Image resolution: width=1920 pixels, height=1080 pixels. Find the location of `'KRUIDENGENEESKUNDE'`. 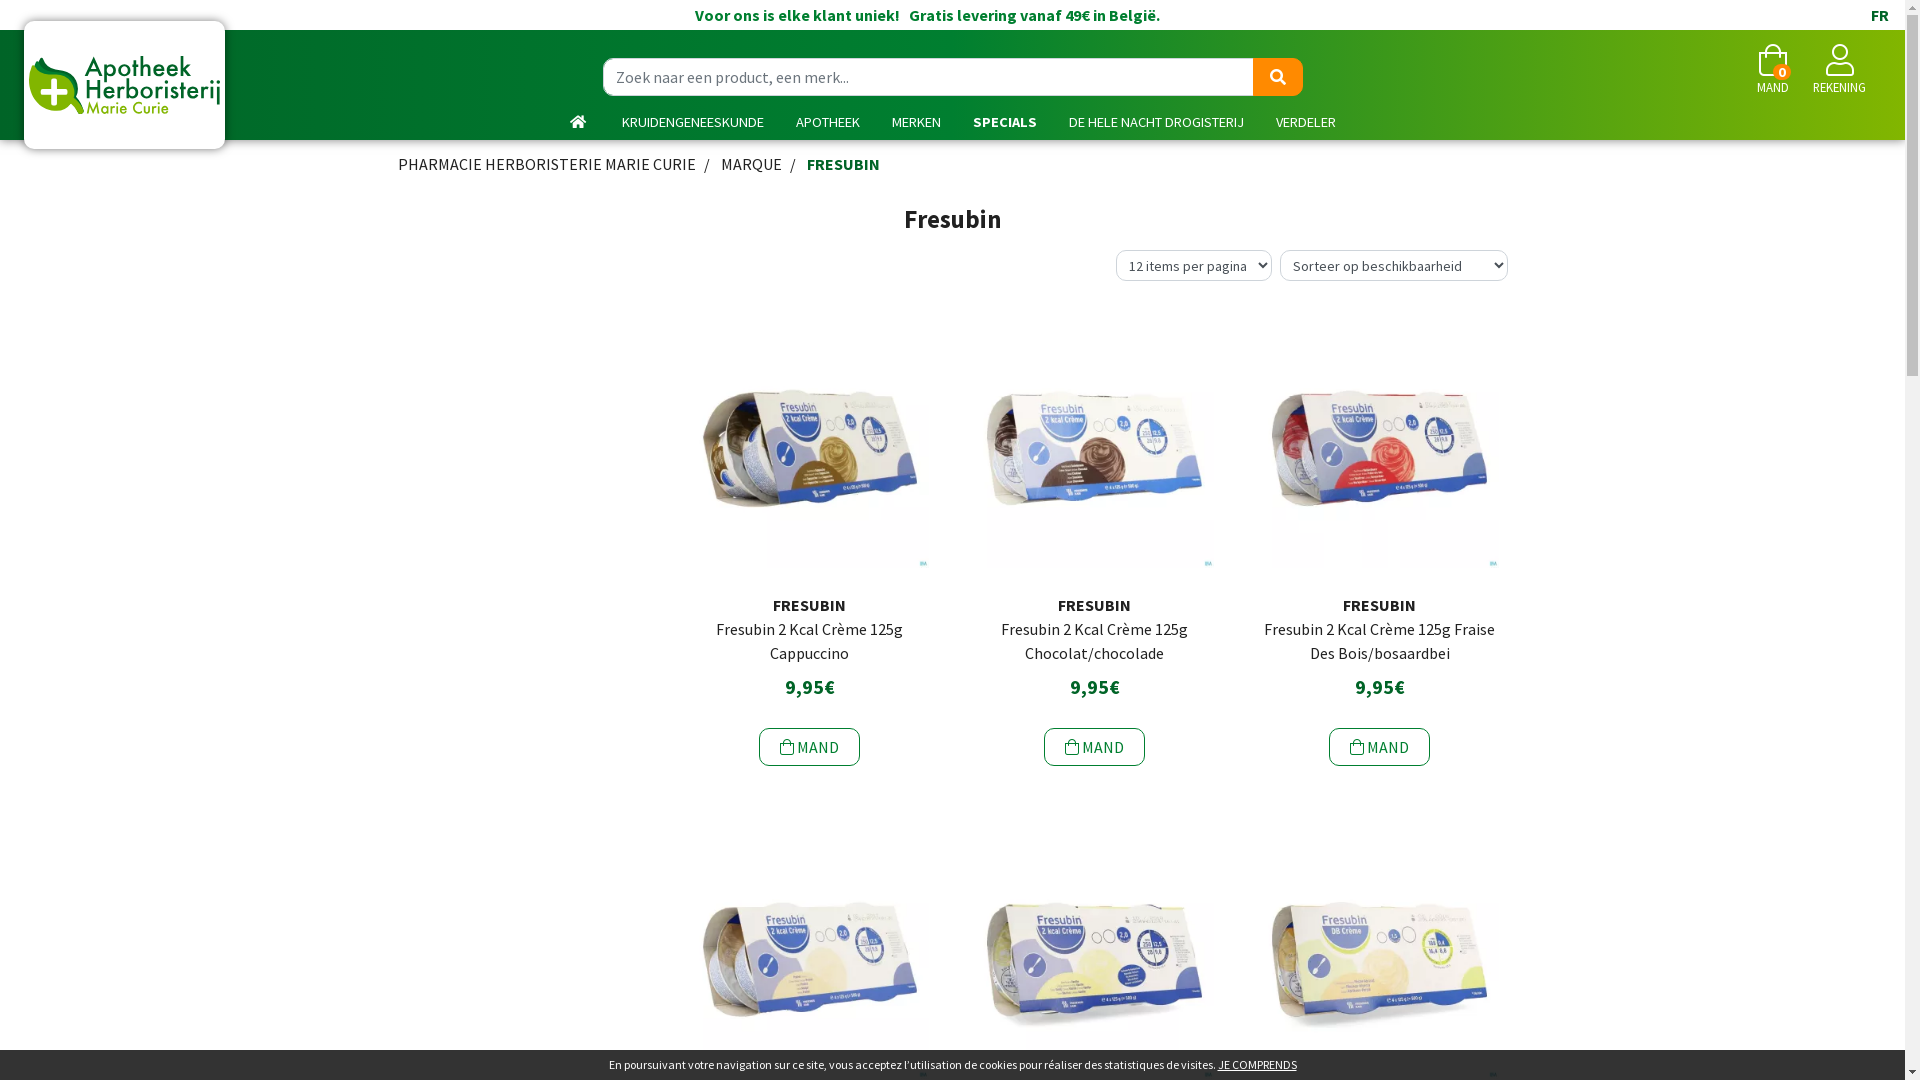

'KRUIDENGENEESKUNDE' is located at coordinates (692, 123).